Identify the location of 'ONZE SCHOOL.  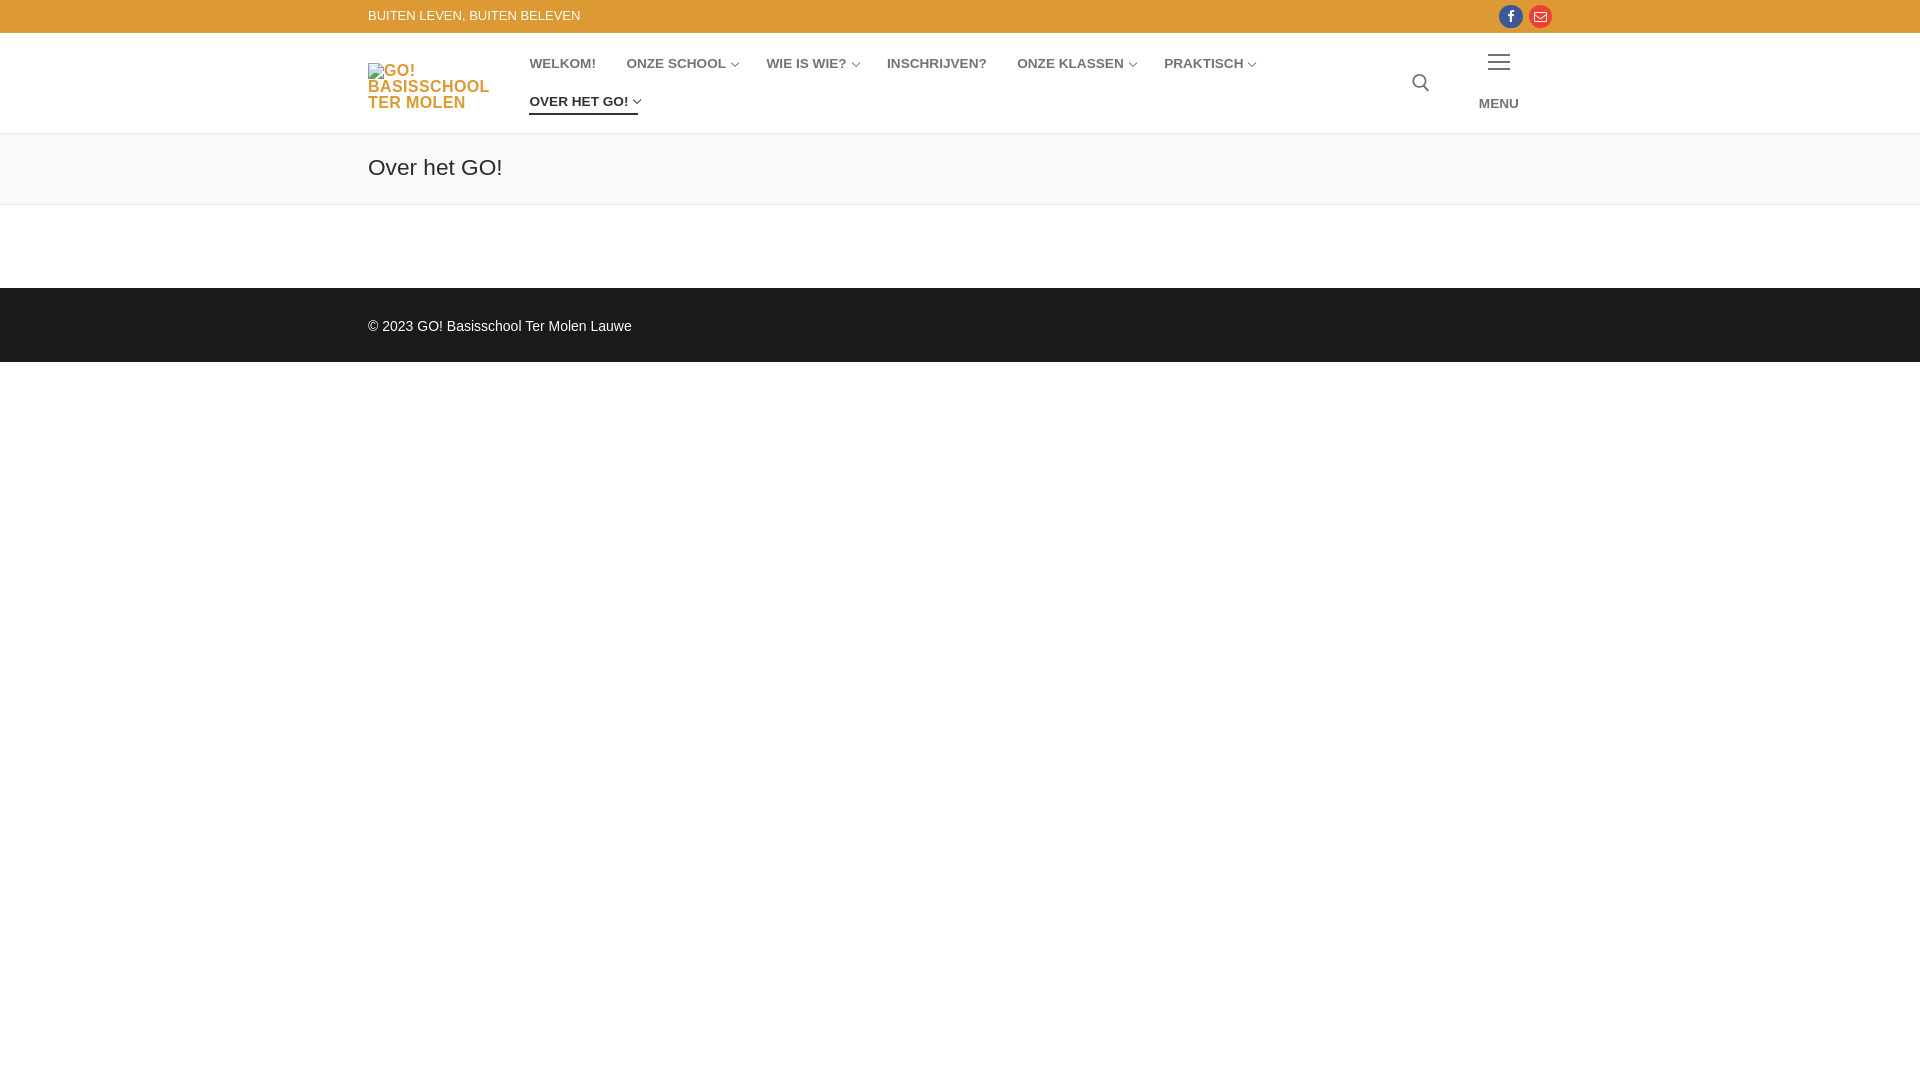
(681, 63).